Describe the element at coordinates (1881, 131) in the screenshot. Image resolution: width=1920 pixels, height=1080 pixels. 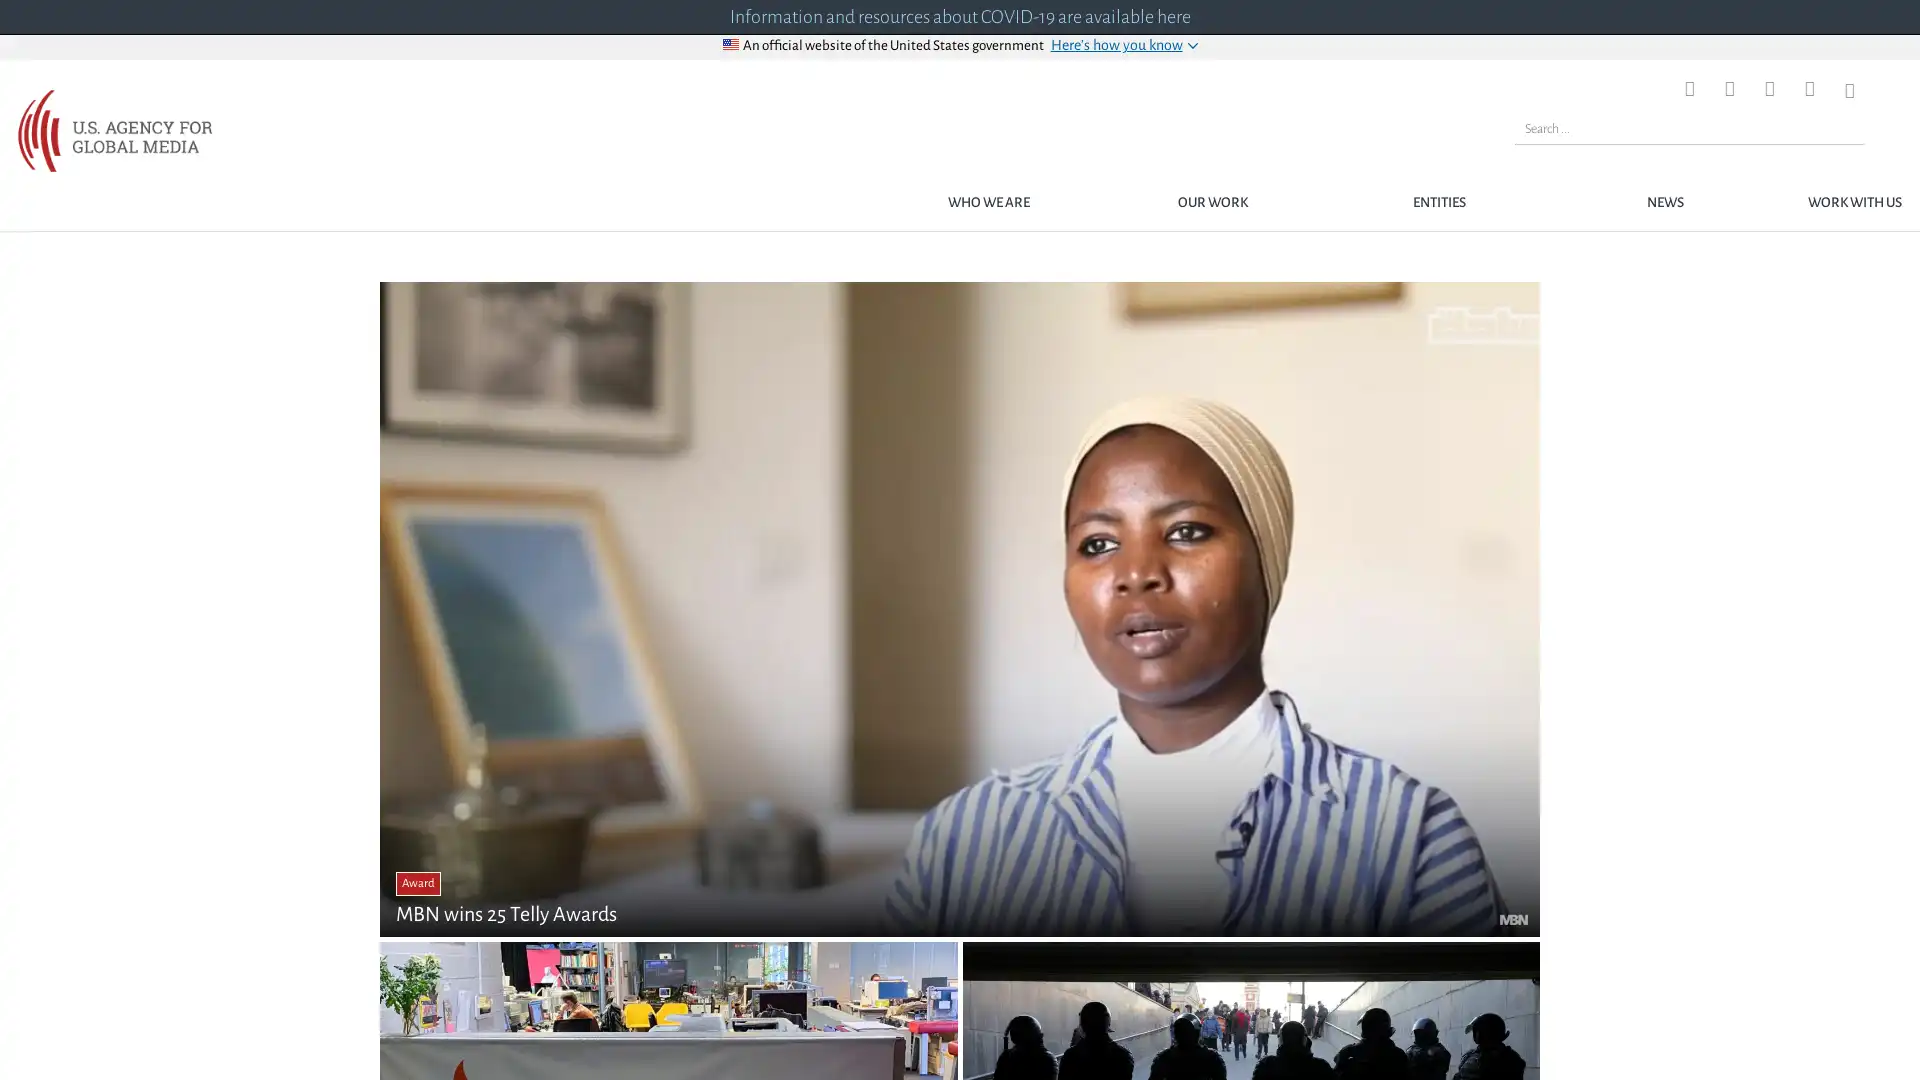
I see `Search` at that location.